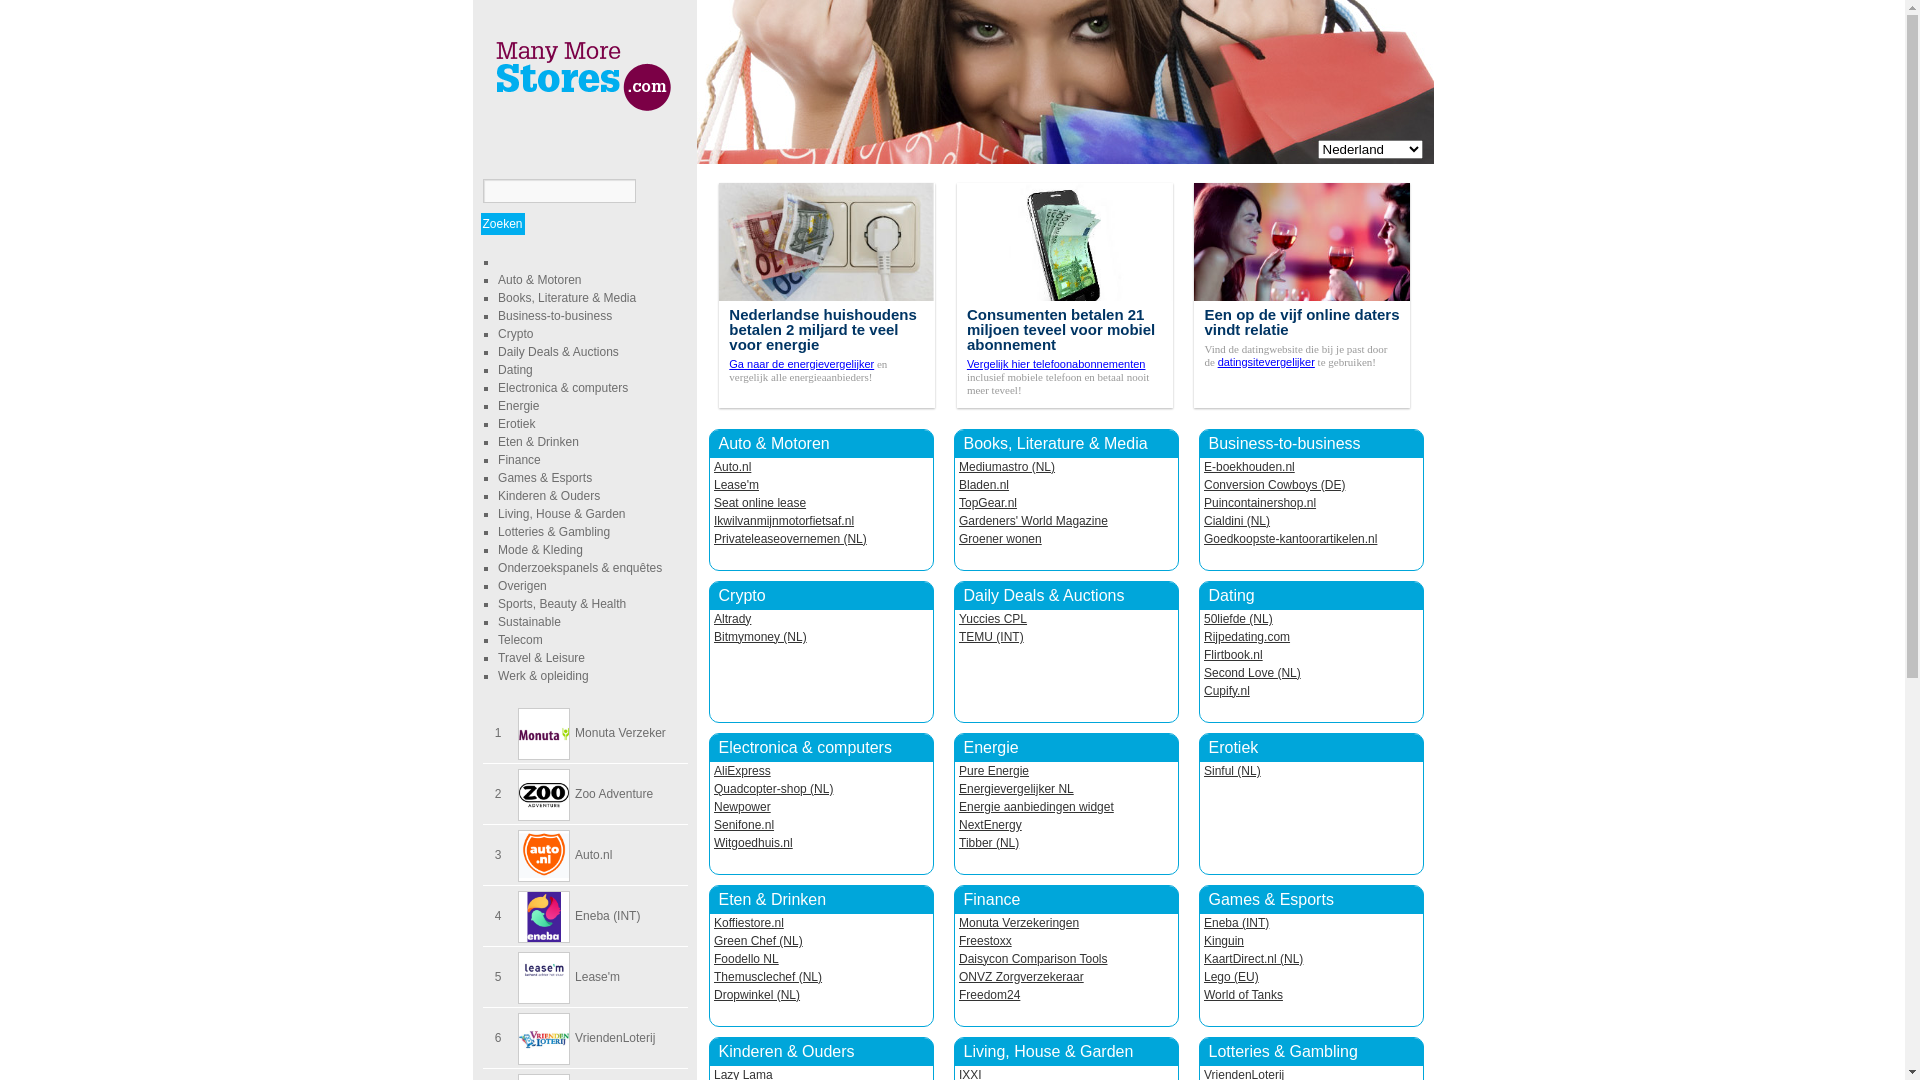 This screenshot has height=1080, width=1920. What do you see at coordinates (1236, 519) in the screenshot?
I see `'Cialdini (NL)'` at bounding box center [1236, 519].